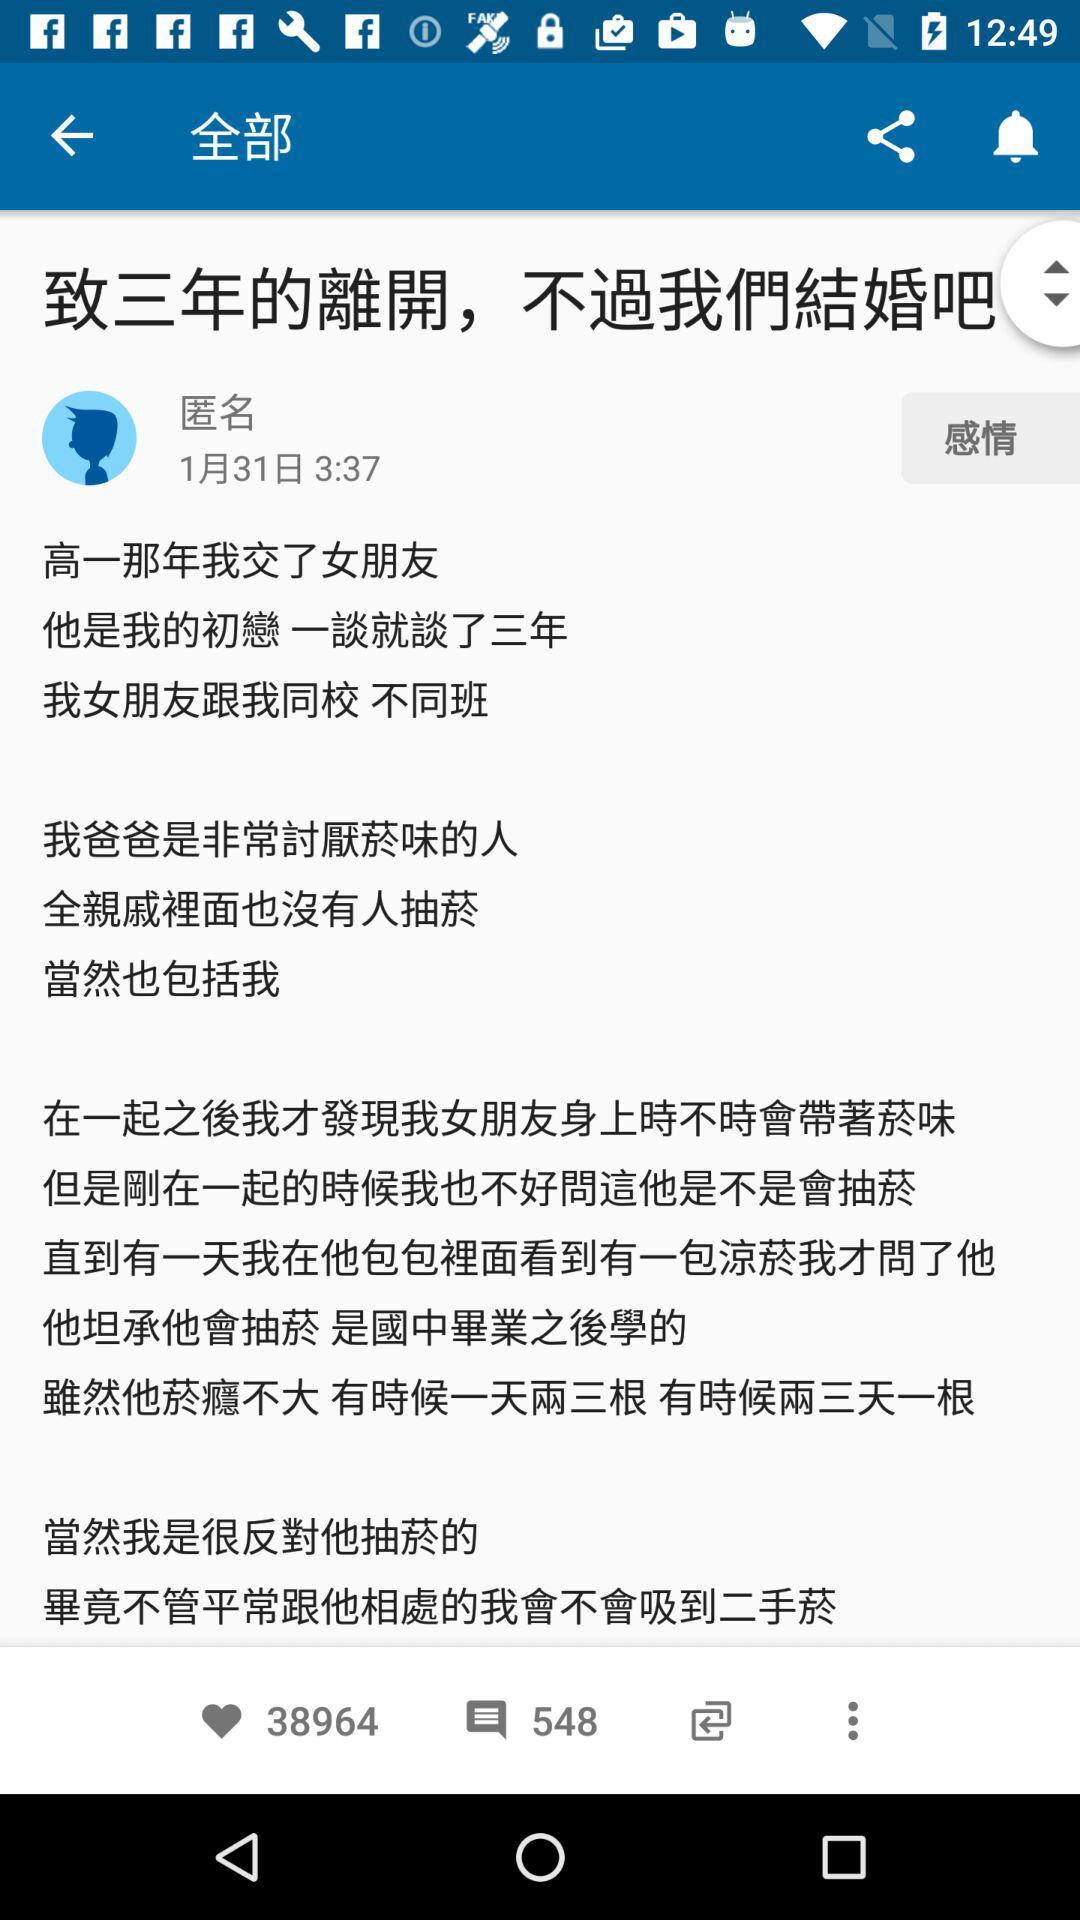 Image resolution: width=1080 pixels, height=1920 pixels. Describe the element at coordinates (853, 1719) in the screenshot. I see `the more icon` at that location.